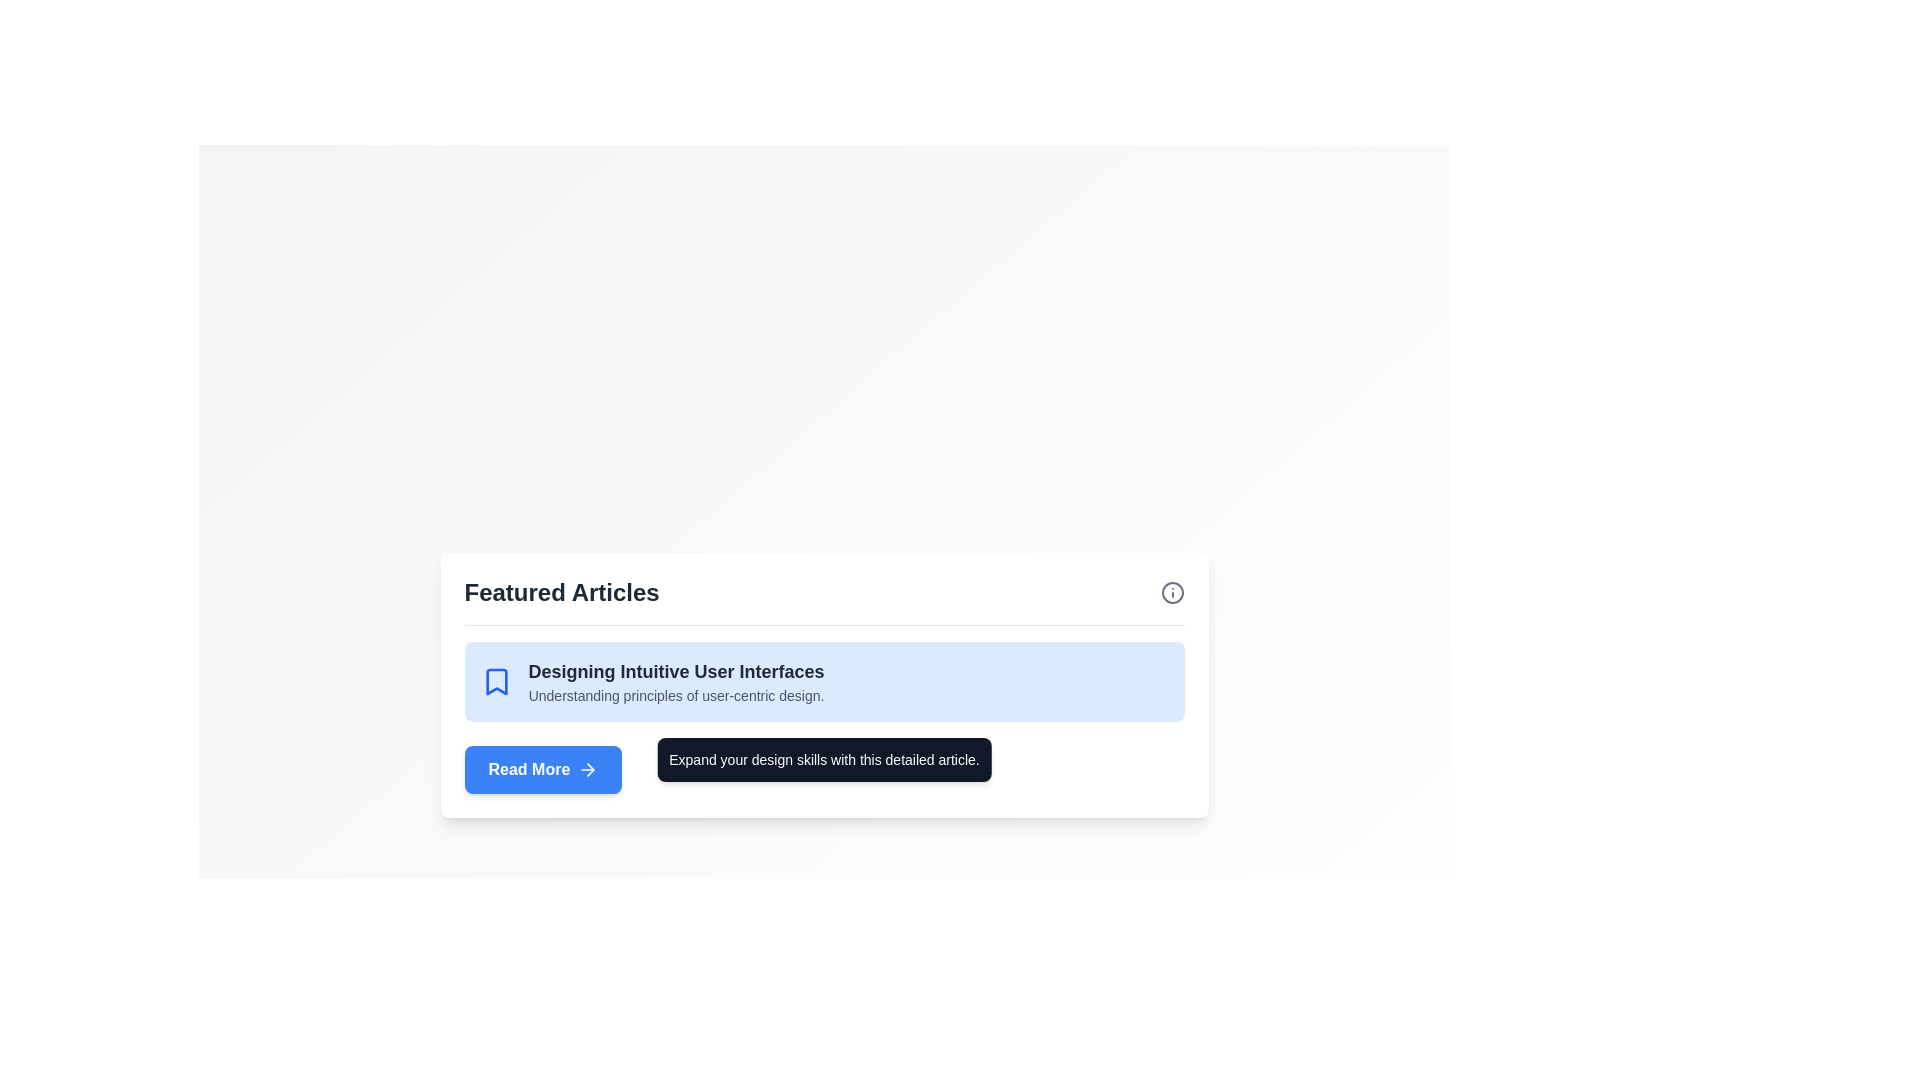  I want to click on the blue bookmark icon located at the leftmost part of the article card titled 'Designing Intuitive User Interfaces' to display descriptive tooltips, so click(496, 680).